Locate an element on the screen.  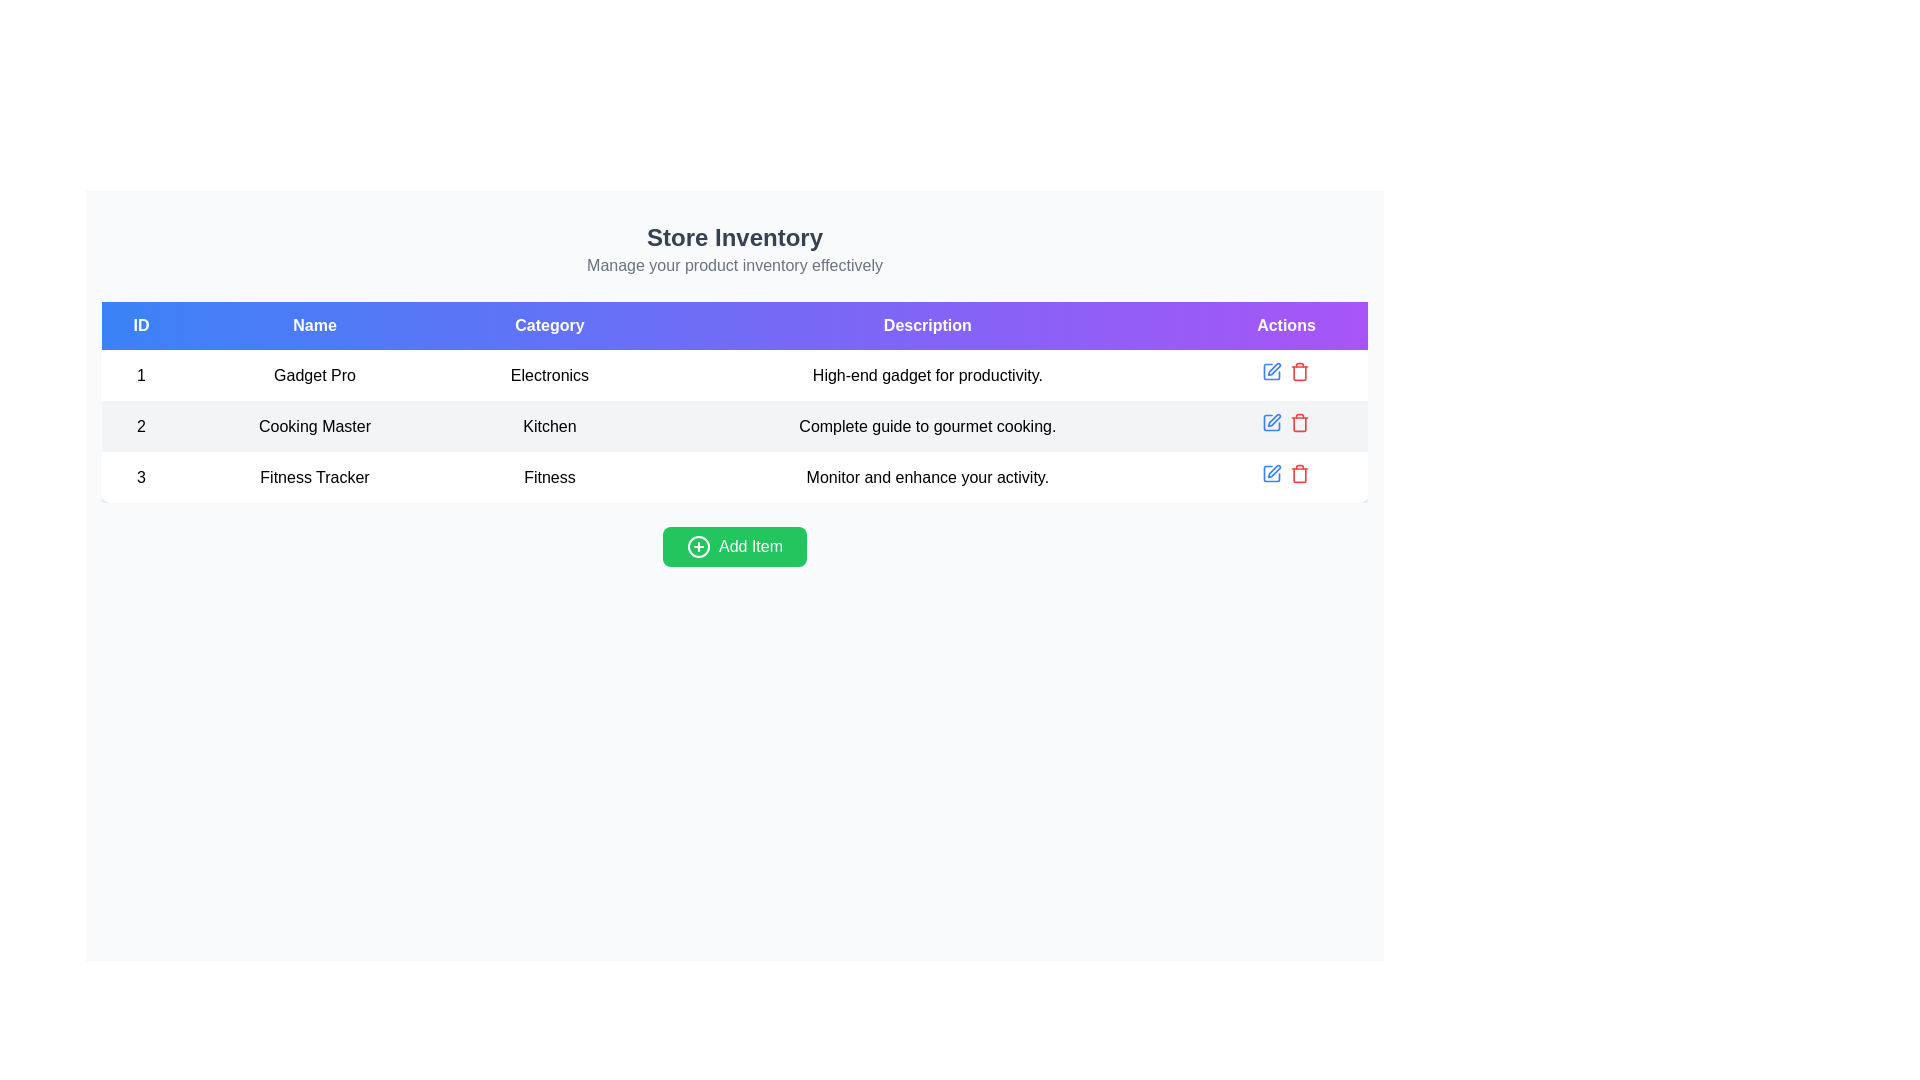
text of the Text label, which serves as a unique identifier for the row corresponding to 'Cooking Master' in the table under the 'ID' column is located at coordinates (140, 425).